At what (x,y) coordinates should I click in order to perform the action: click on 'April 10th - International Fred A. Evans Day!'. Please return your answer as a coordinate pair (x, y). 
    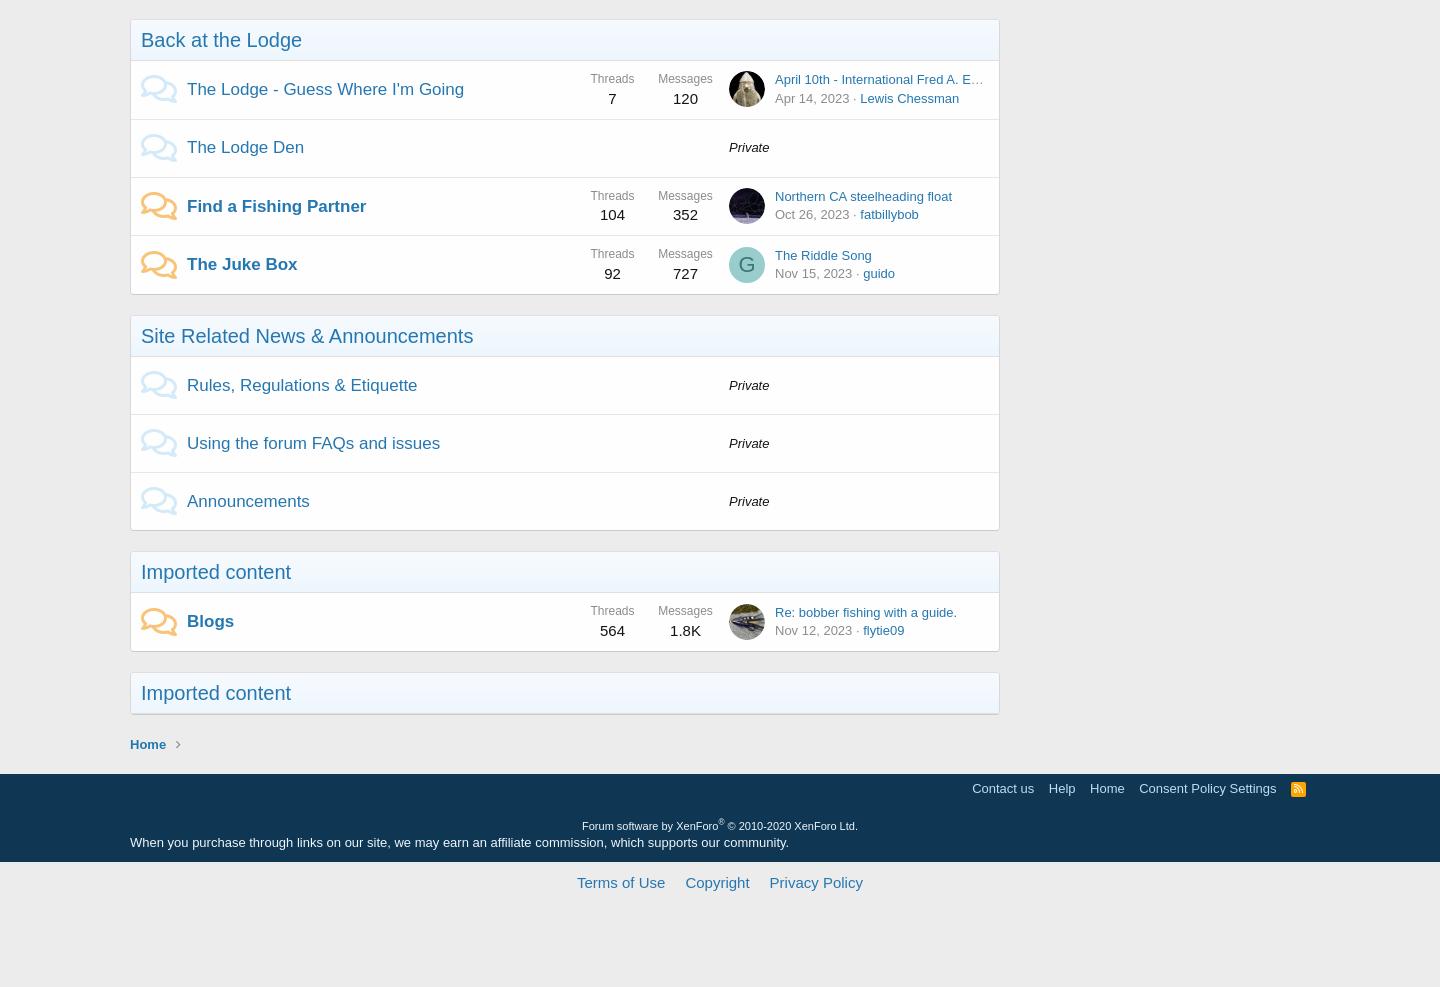
    Looking at the image, I should click on (901, 79).